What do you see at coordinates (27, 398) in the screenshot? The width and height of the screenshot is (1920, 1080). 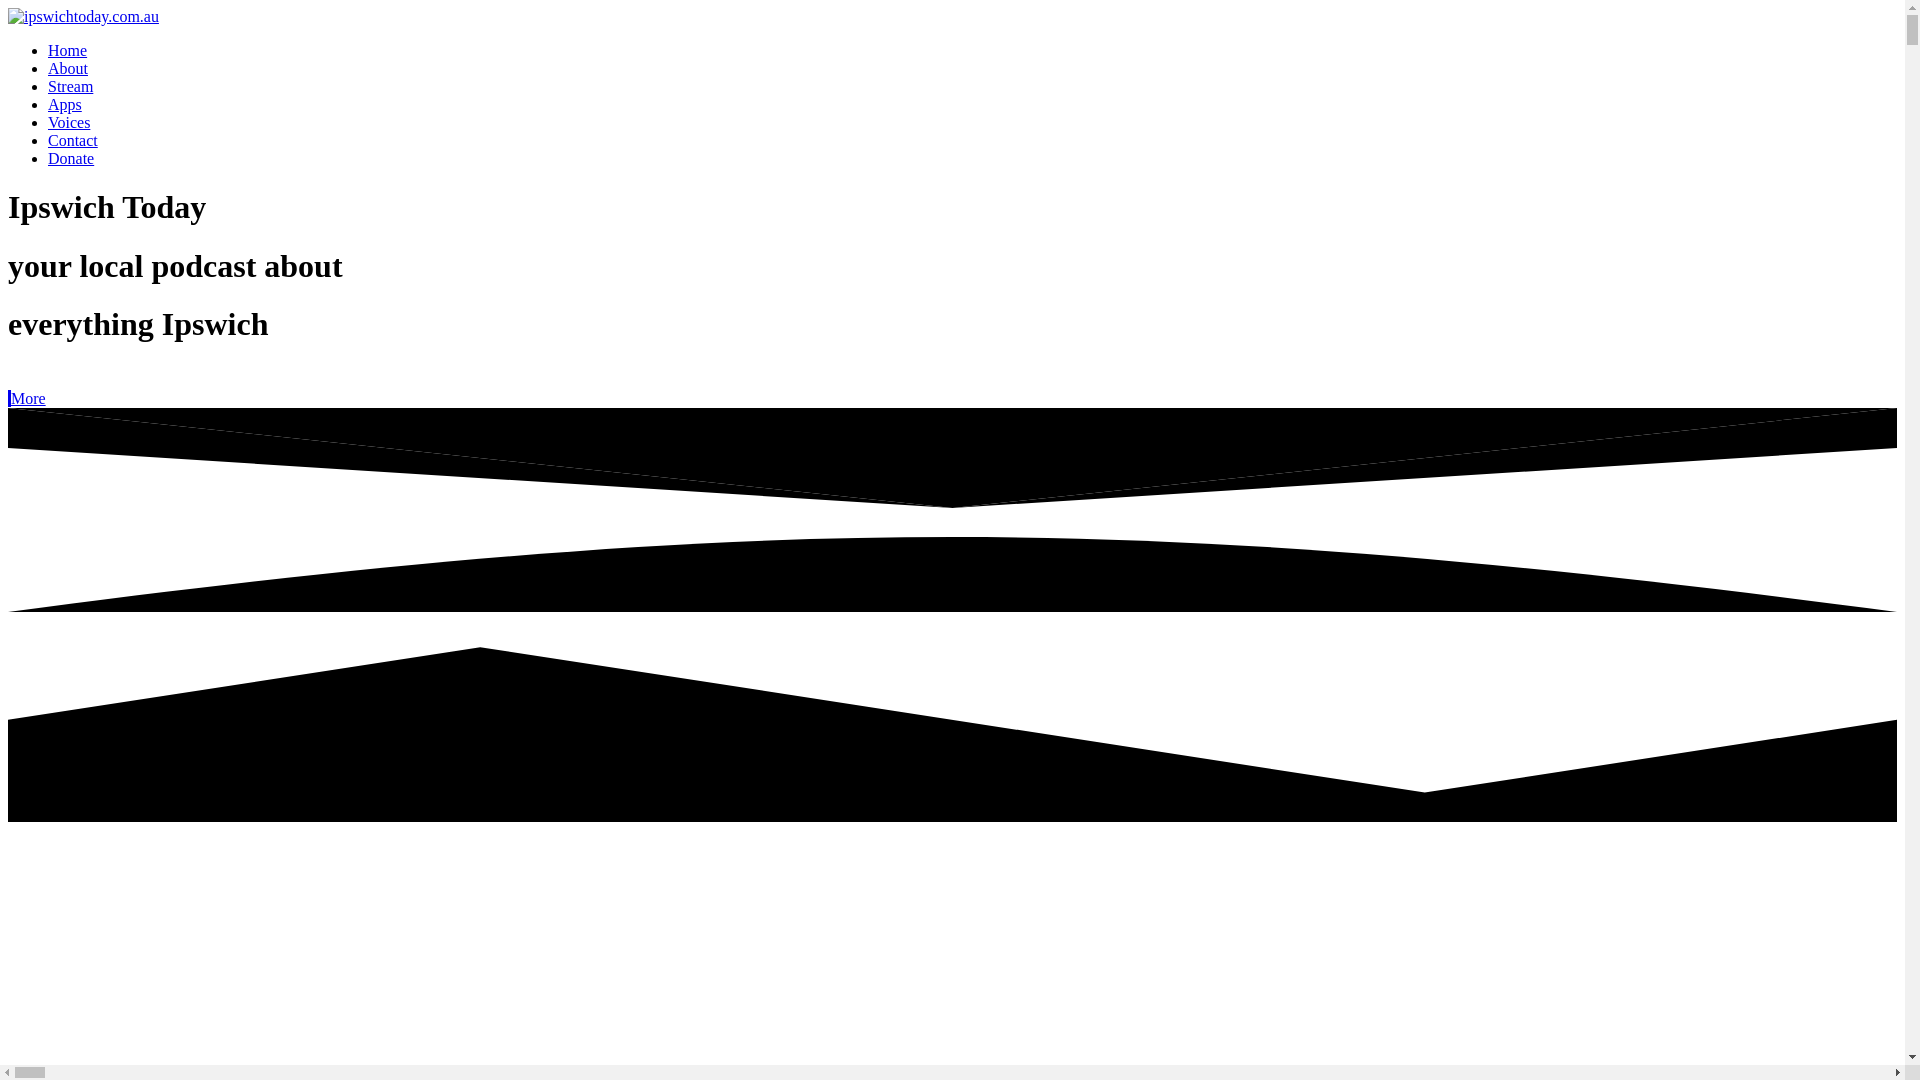 I see `'More'` at bounding box center [27, 398].